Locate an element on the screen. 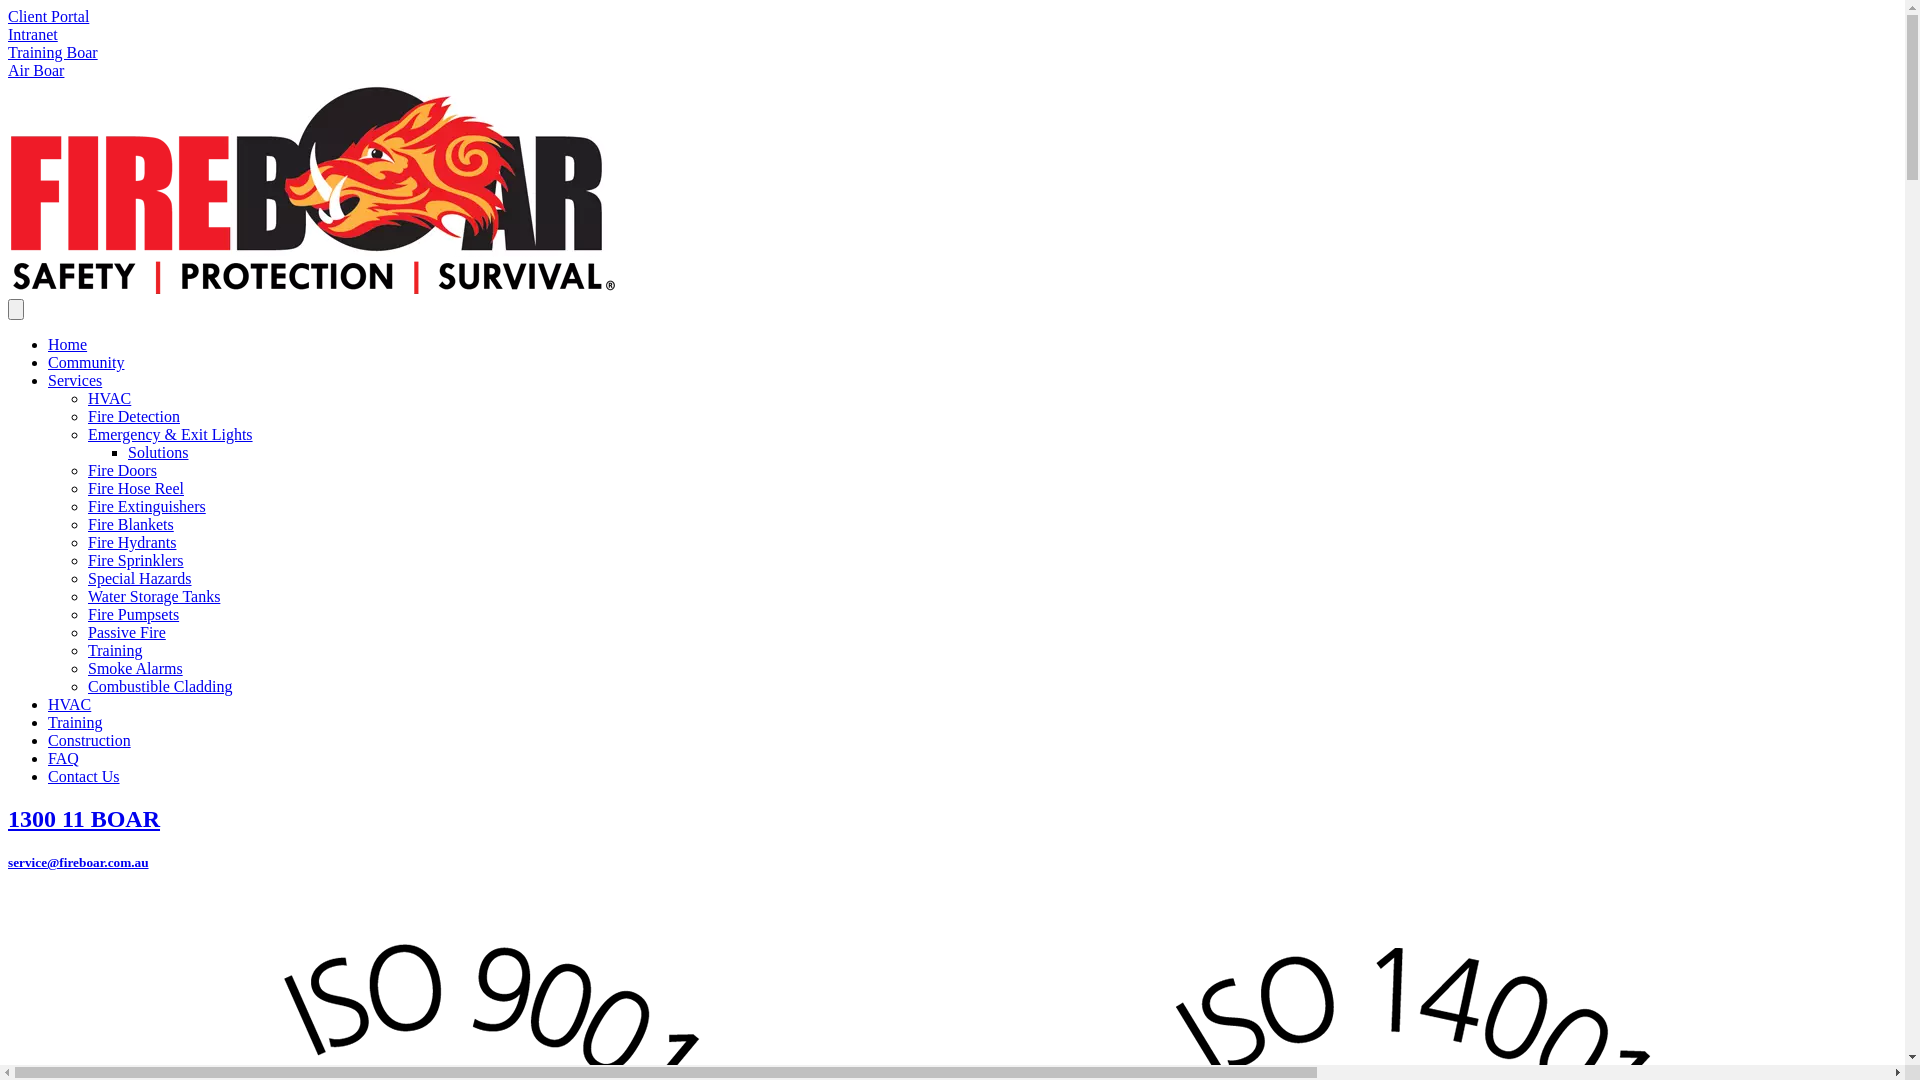 The height and width of the screenshot is (1080, 1920). 'Fire Detection' is located at coordinates (133, 415).